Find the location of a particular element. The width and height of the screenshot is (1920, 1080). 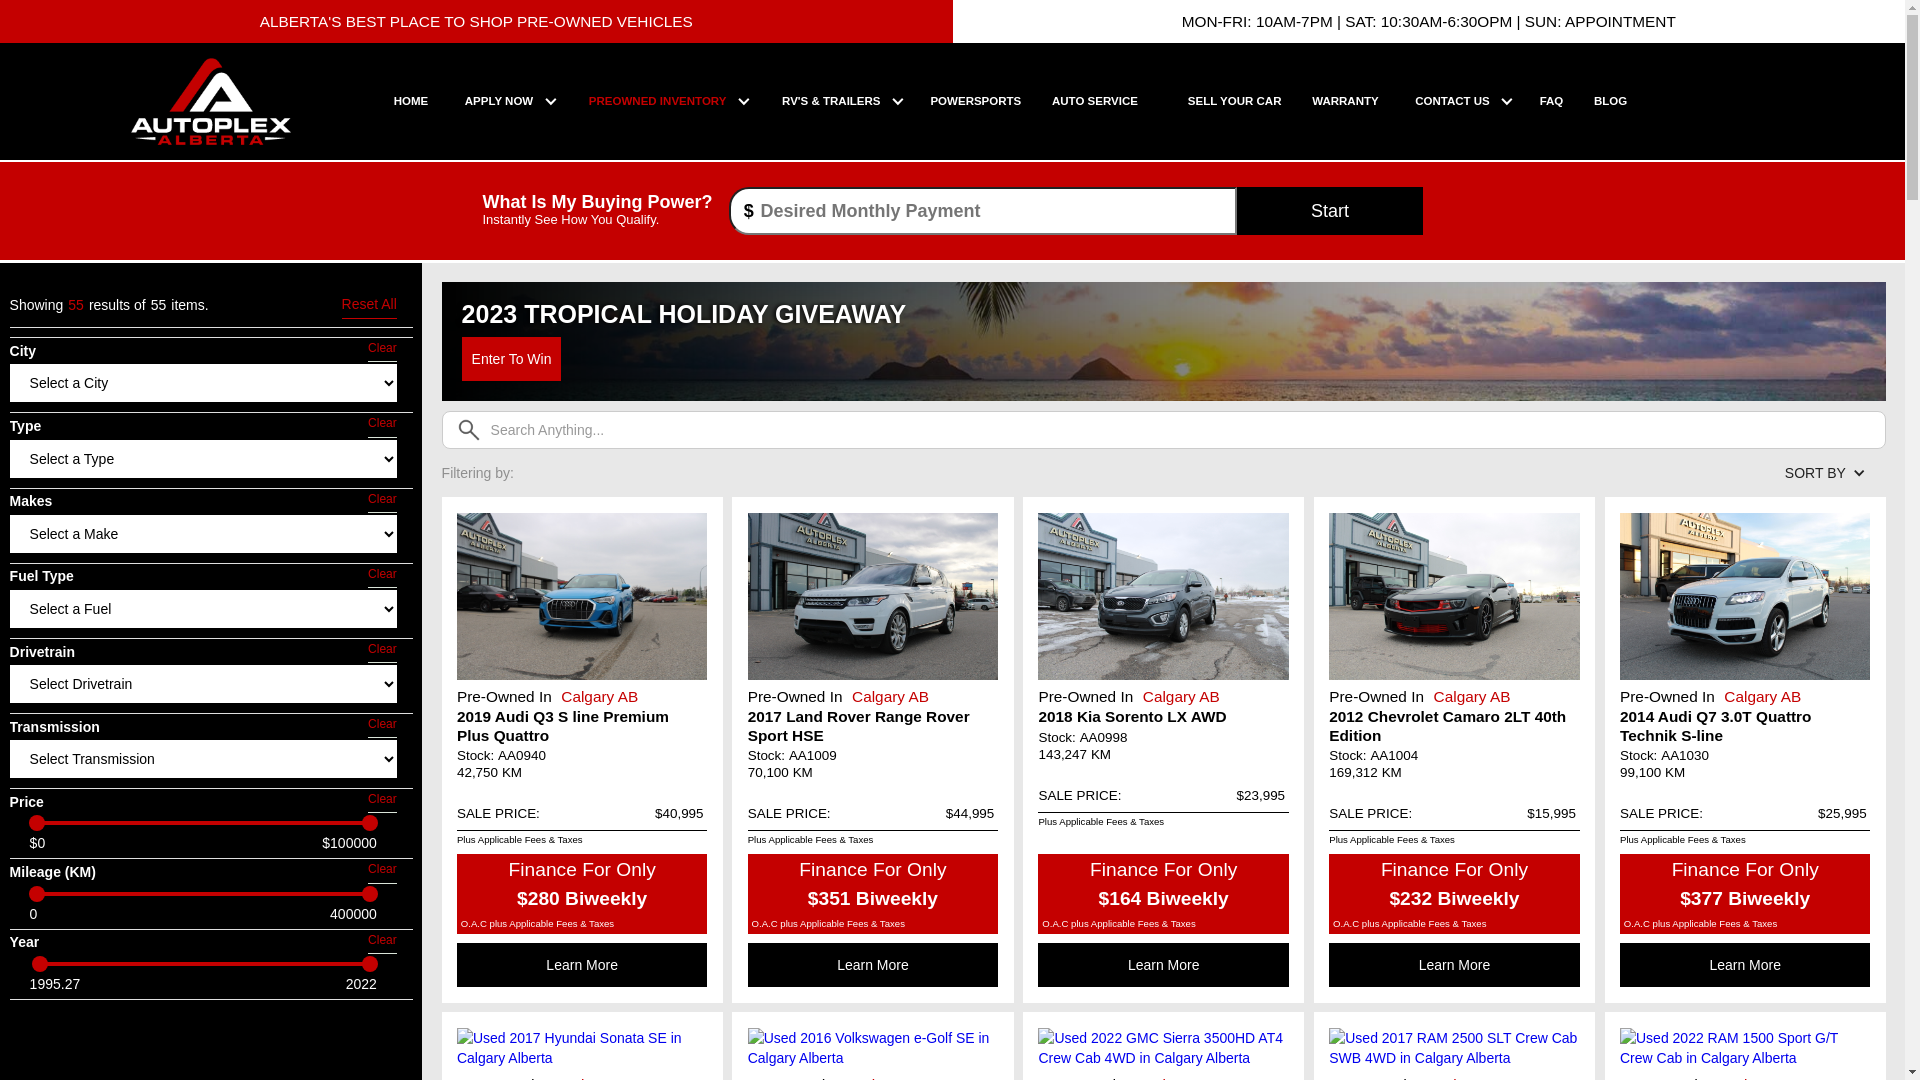

'Learn More' is located at coordinates (1744, 963).